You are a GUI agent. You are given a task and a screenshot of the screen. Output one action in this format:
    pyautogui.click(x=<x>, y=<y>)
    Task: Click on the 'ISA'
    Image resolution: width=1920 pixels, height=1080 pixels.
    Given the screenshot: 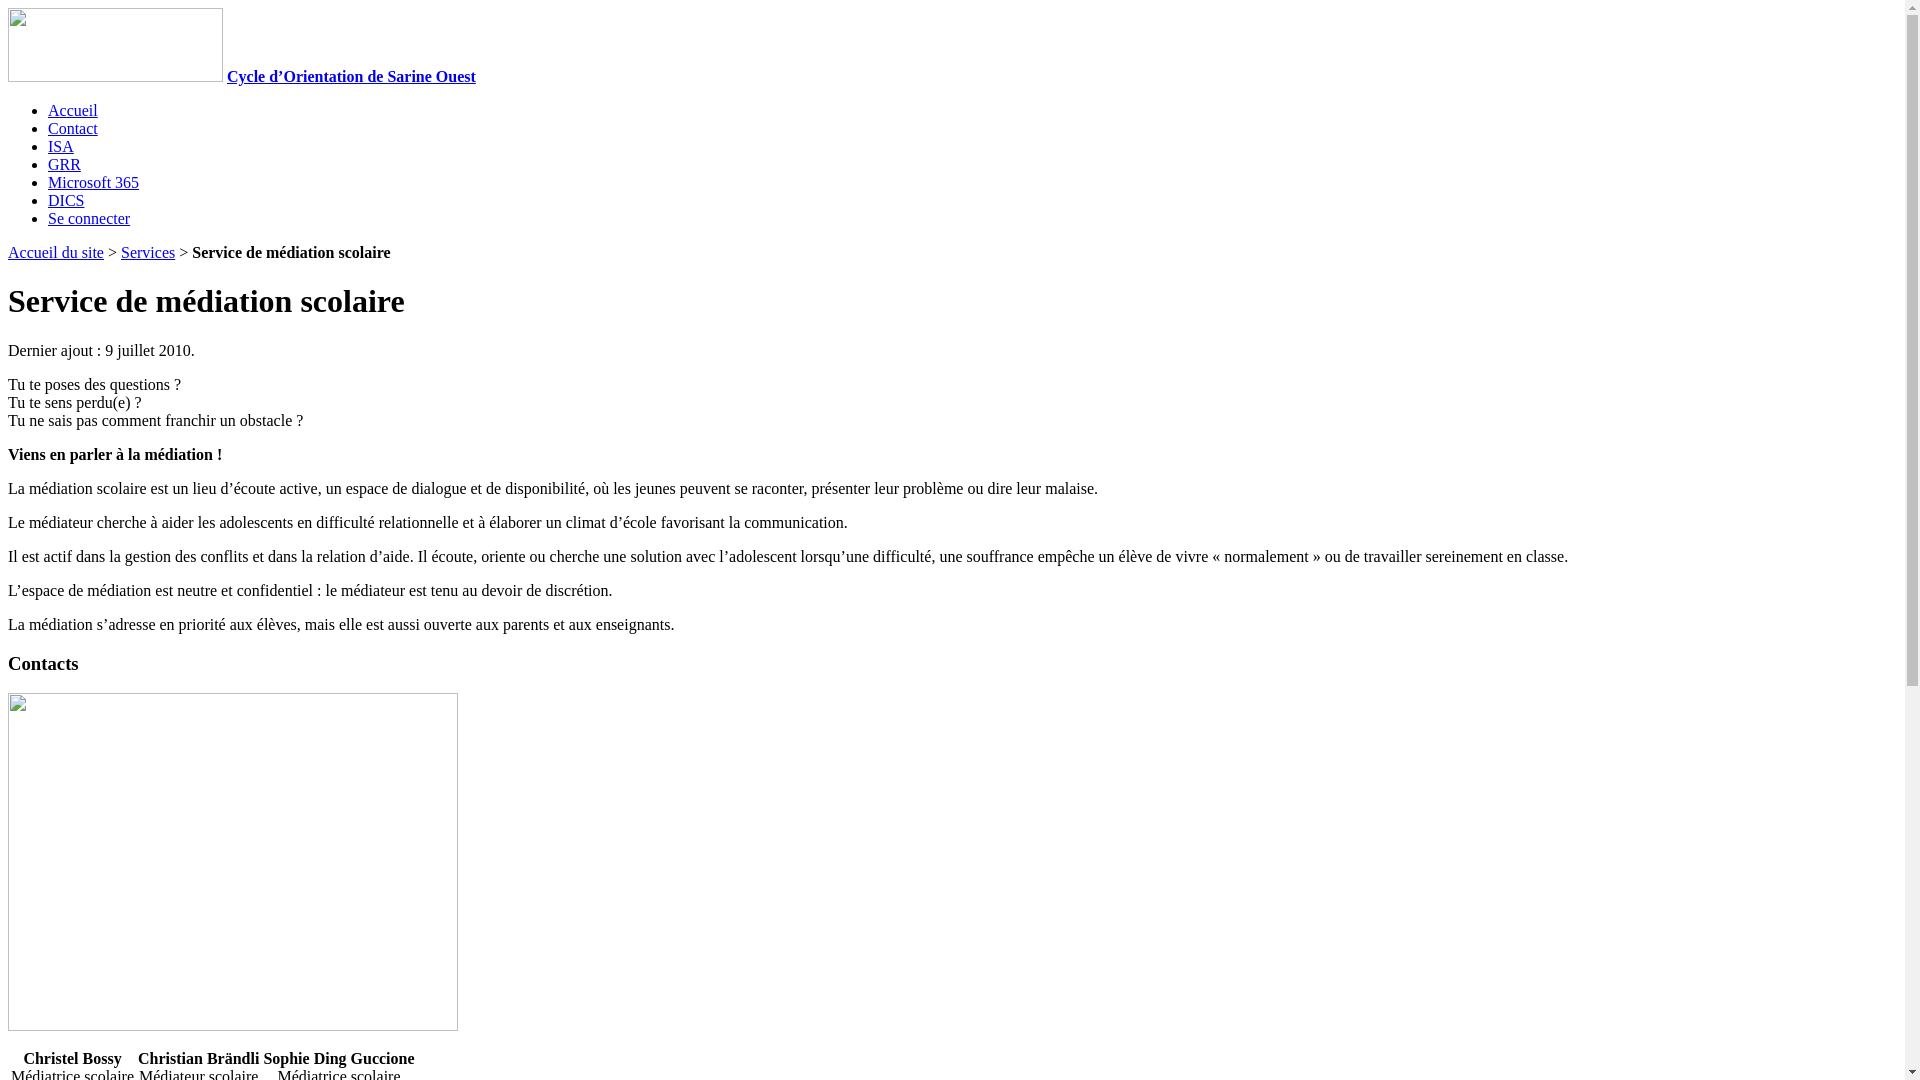 What is the action you would take?
    pyautogui.click(x=61, y=145)
    